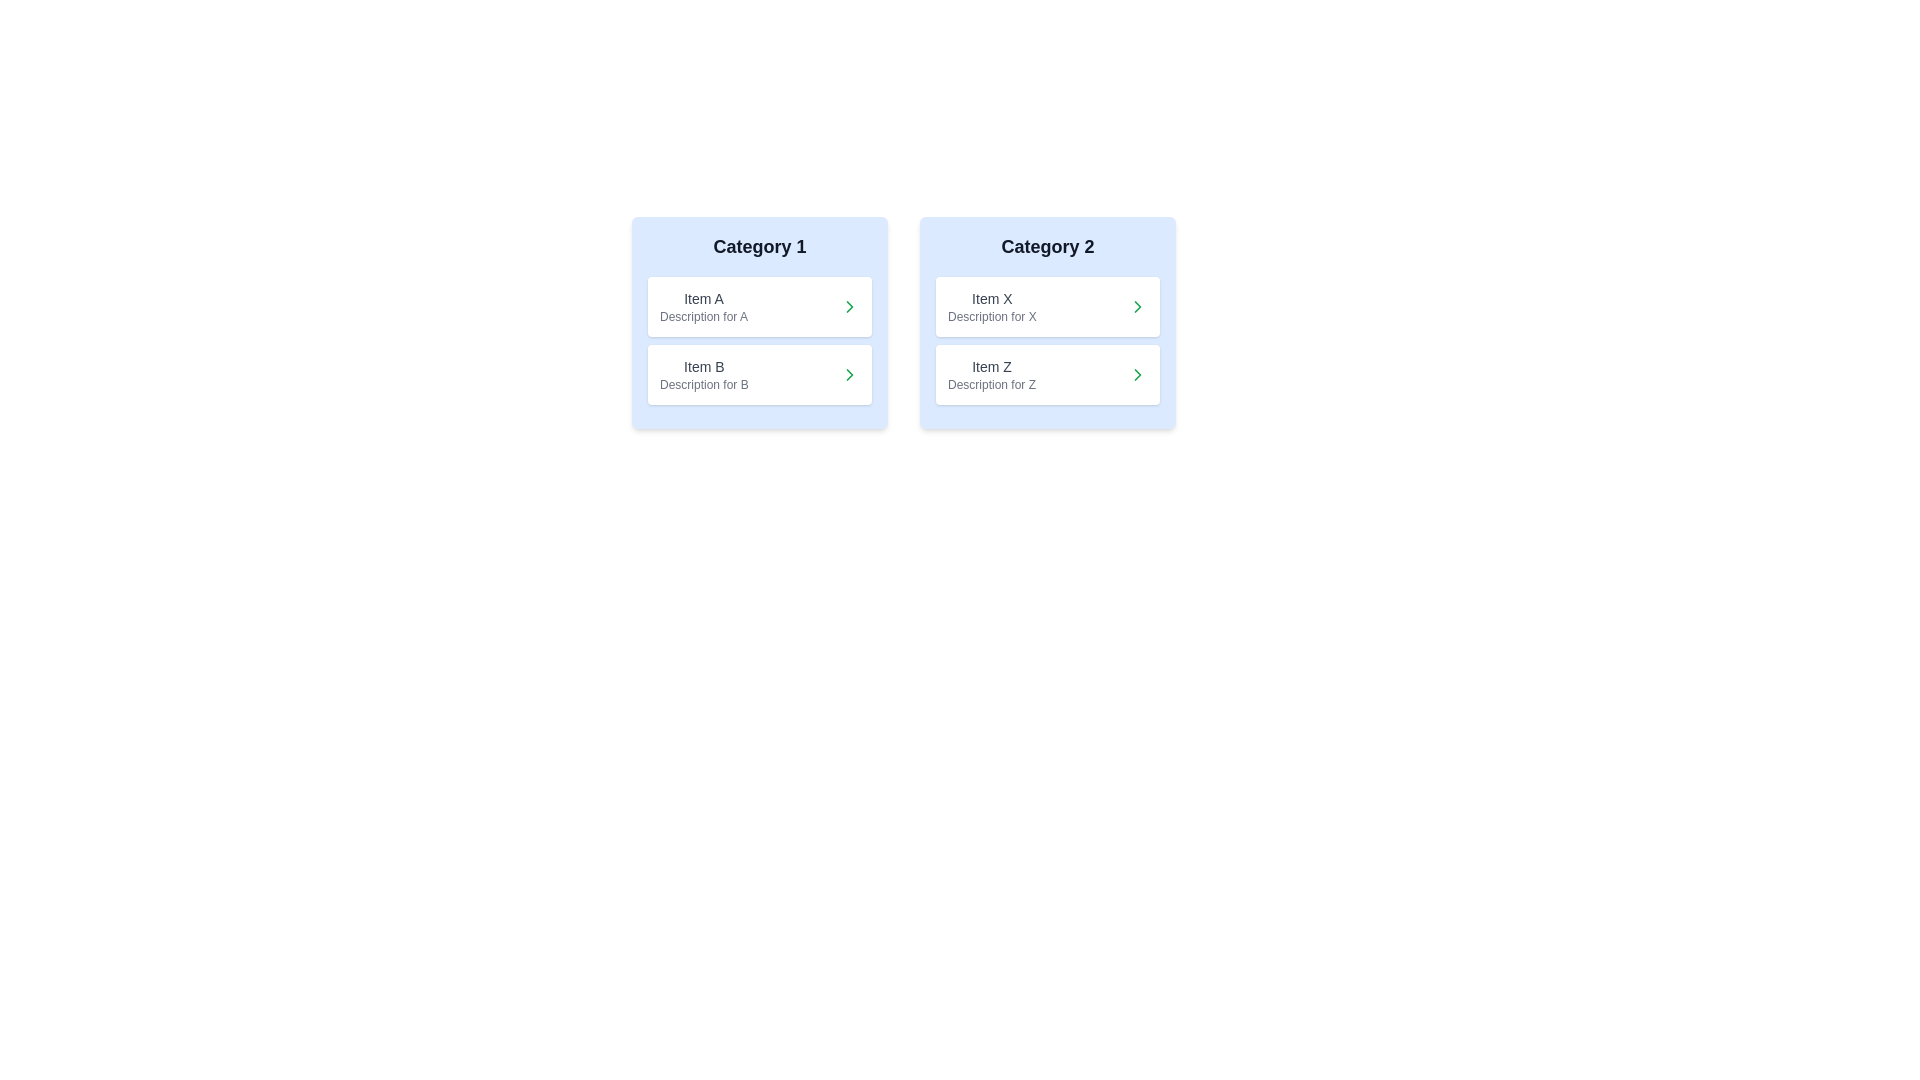  I want to click on the transfer button for Item X to move it to the other category, so click(1137, 307).